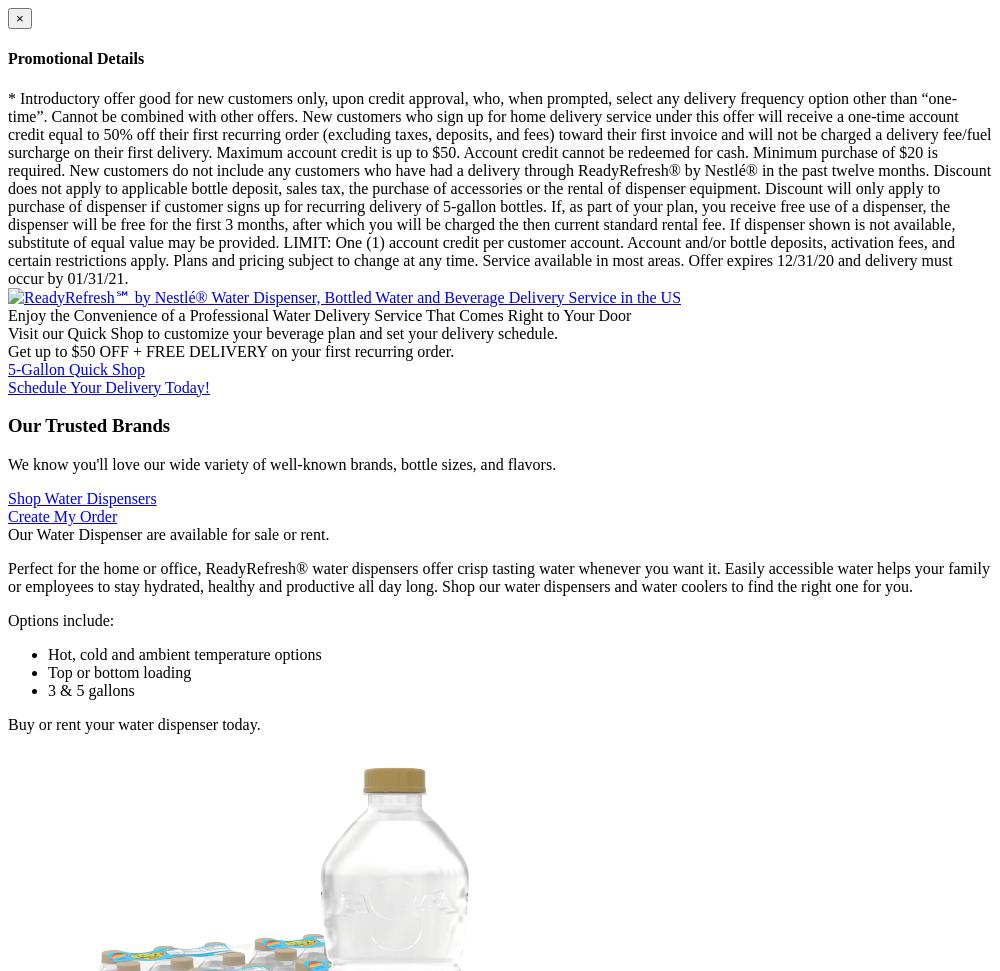  What do you see at coordinates (75, 57) in the screenshot?
I see `'Promotional Details'` at bounding box center [75, 57].